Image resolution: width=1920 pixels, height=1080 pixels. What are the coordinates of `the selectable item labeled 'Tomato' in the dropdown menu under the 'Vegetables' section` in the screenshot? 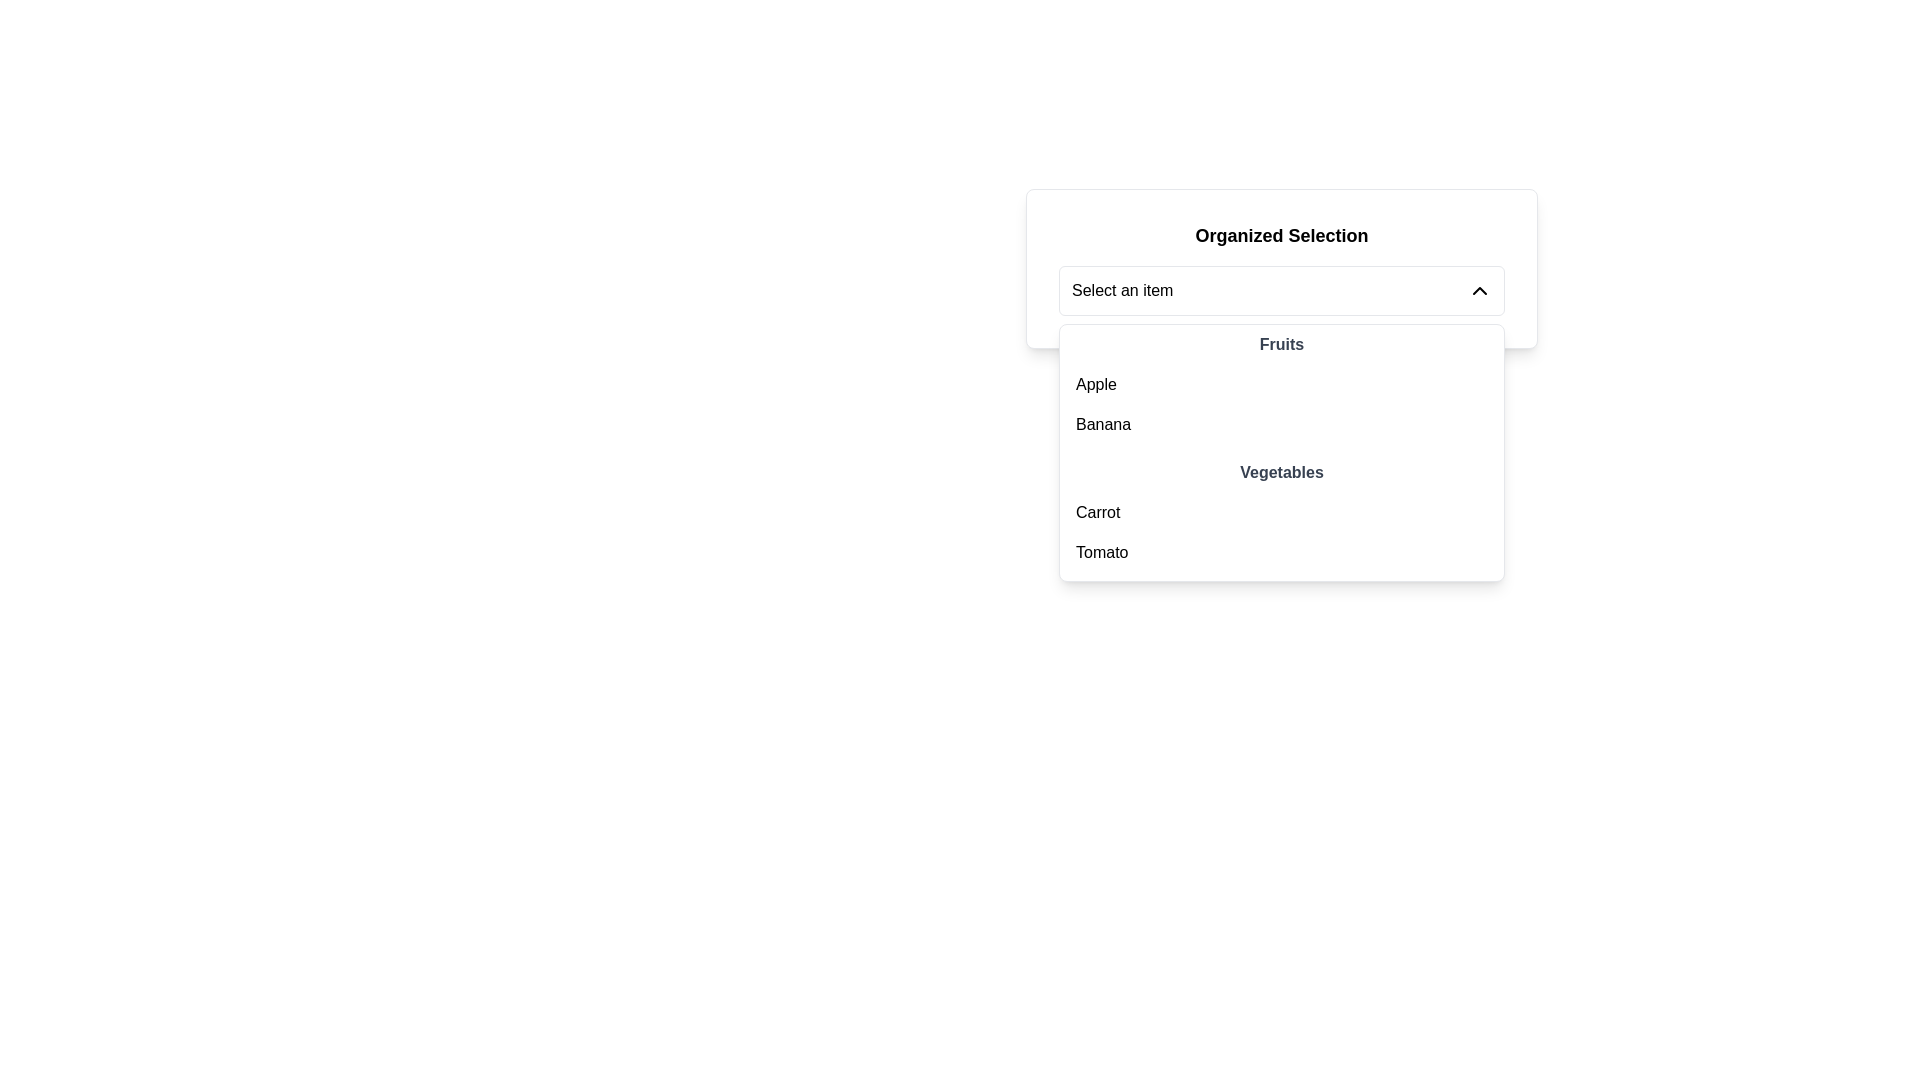 It's located at (1281, 552).